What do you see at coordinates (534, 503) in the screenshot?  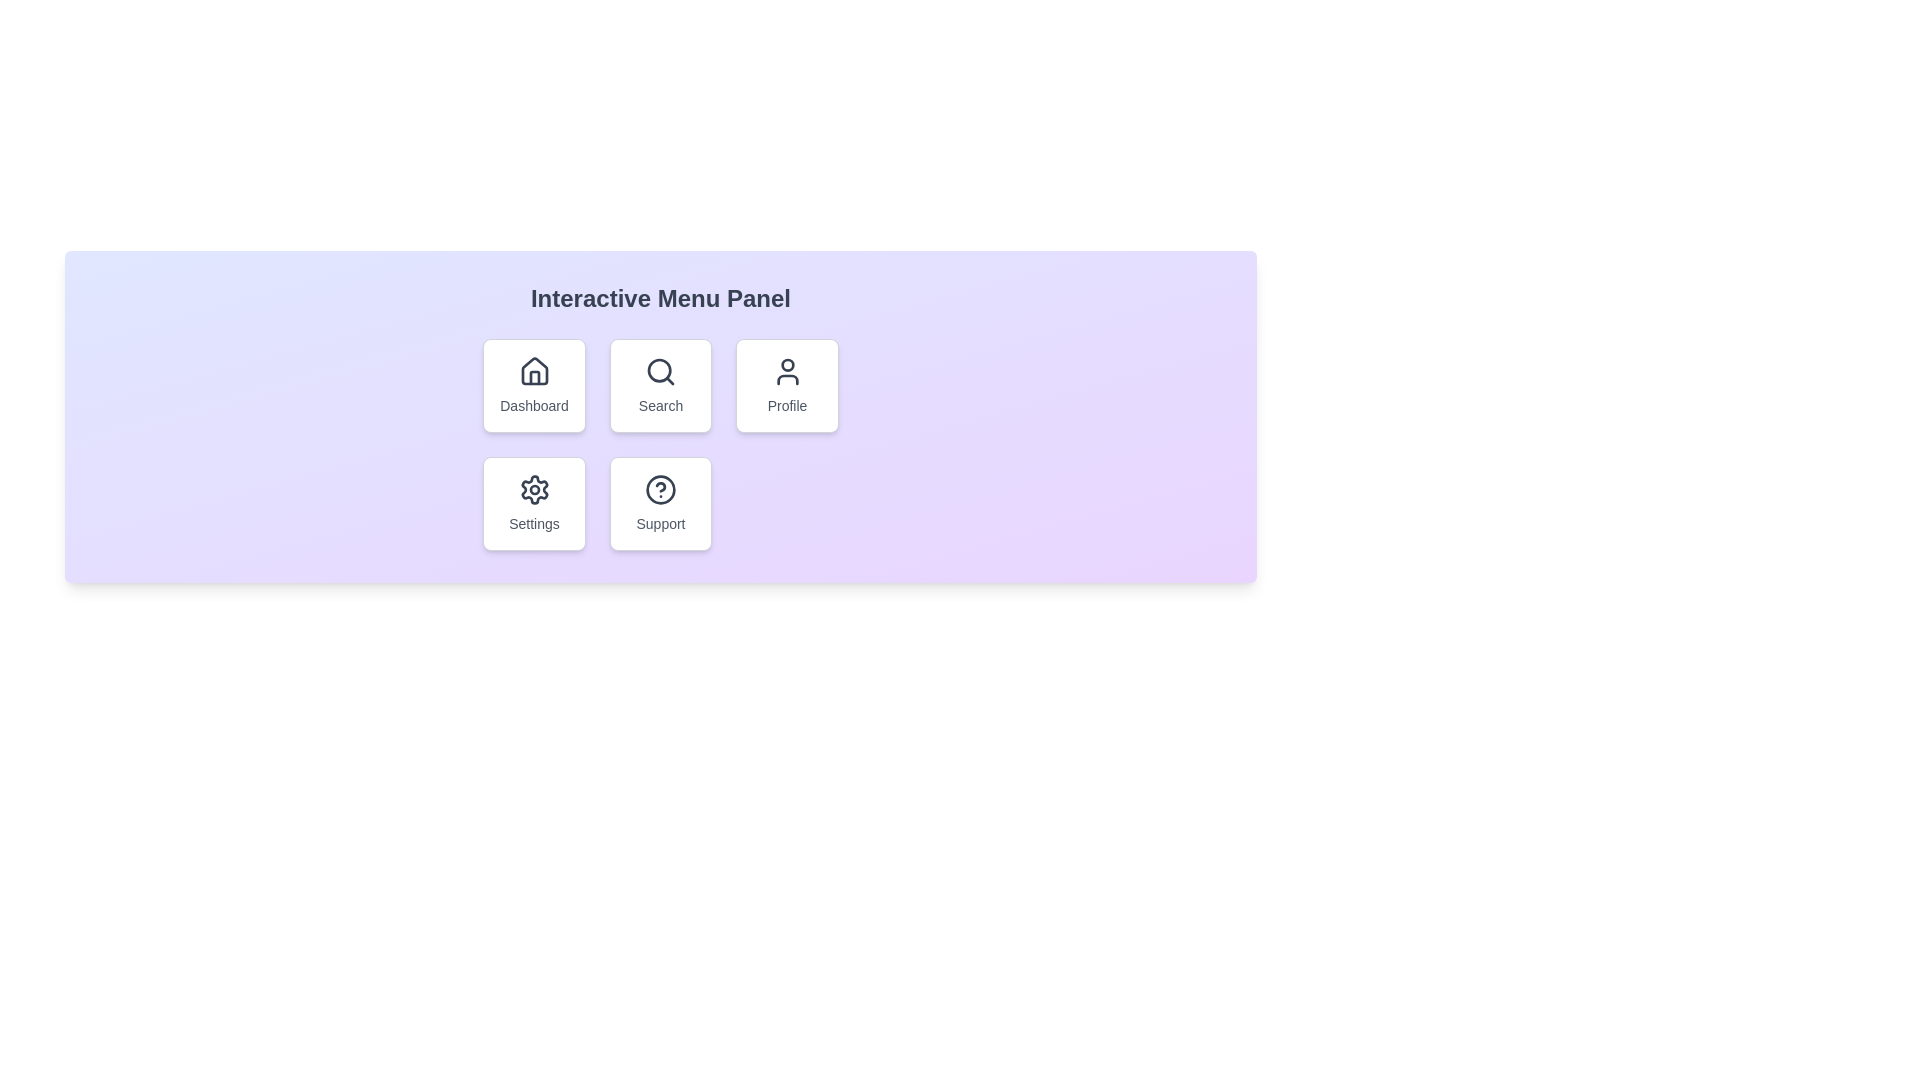 I see `the 'Settings' button, which is a square card with a gear icon and gray text, located beneath the 'Dashboard' element in the grid layout` at bounding box center [534, 503].